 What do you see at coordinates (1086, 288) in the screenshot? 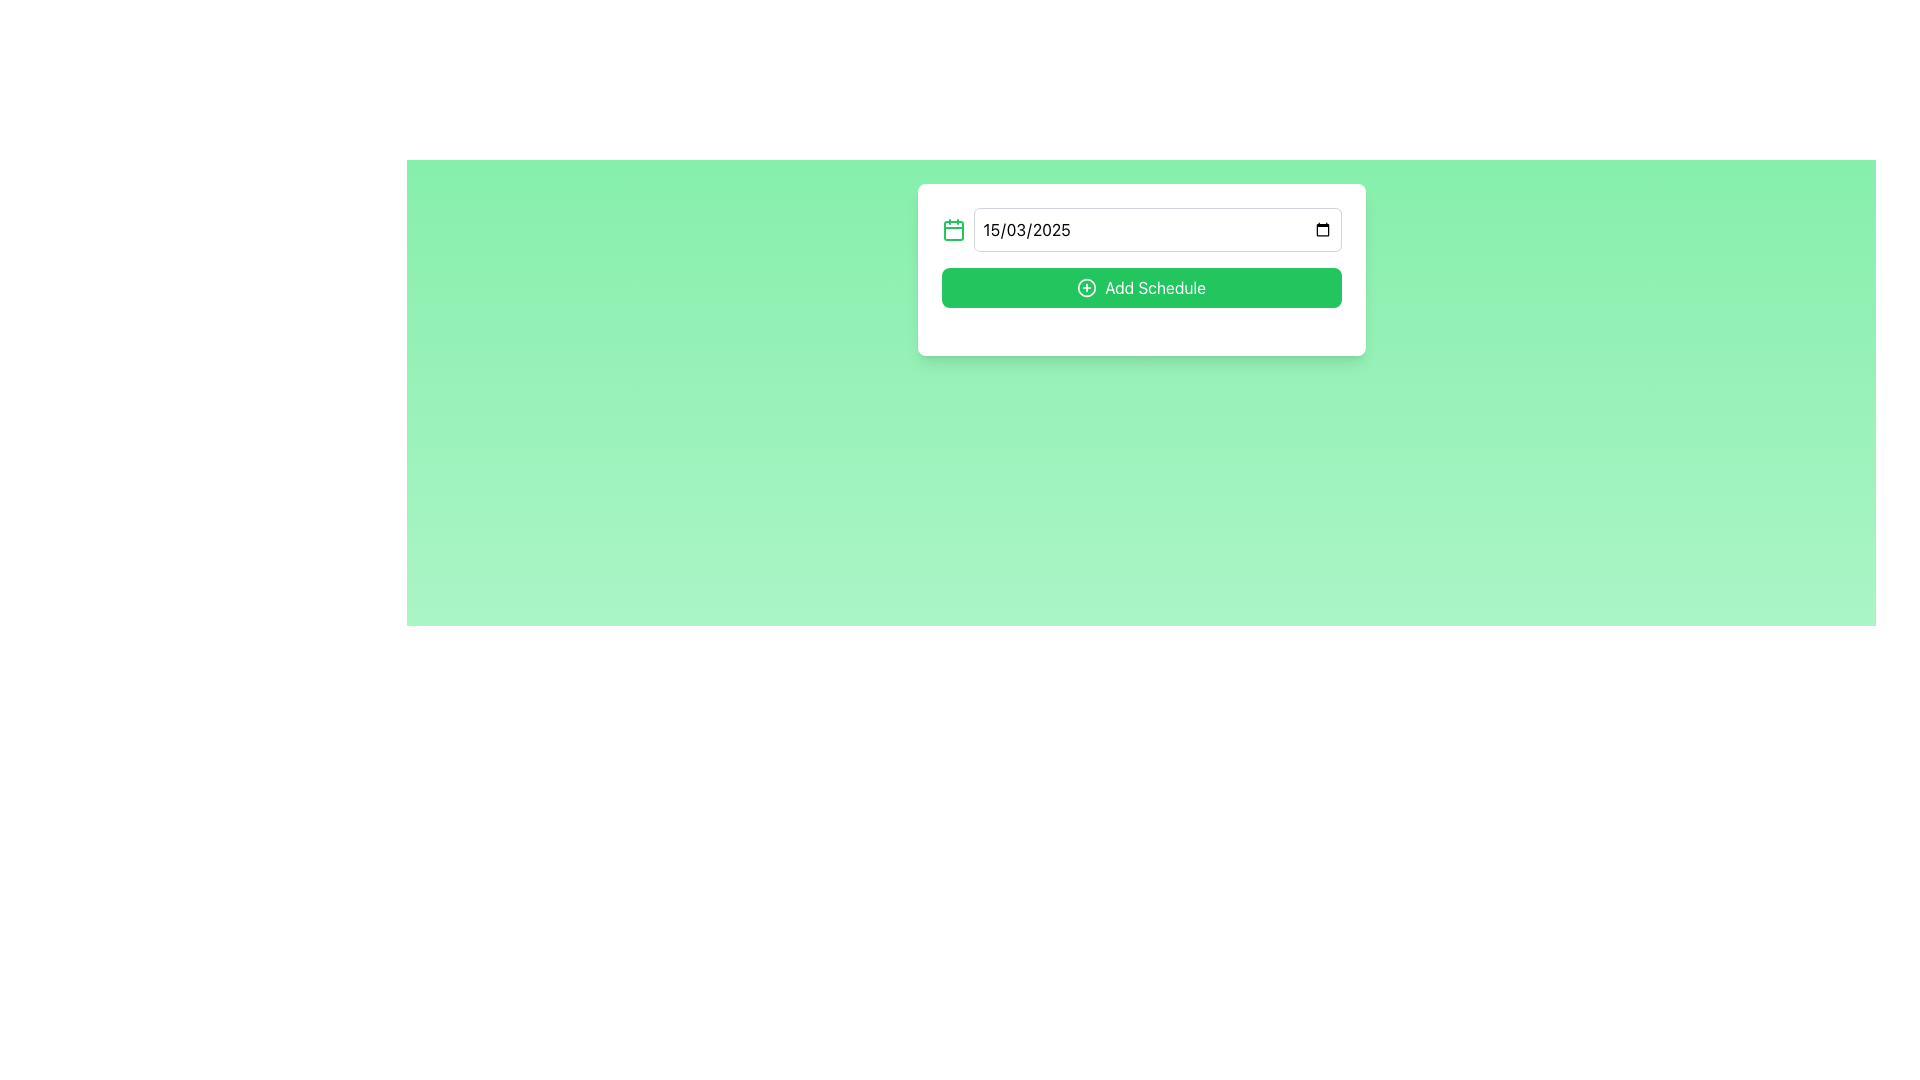
I see `the small circular green icon with a plus sign located on the left side of the 'Add Schedule' text within the green button` at bounding box center [1086, 288].